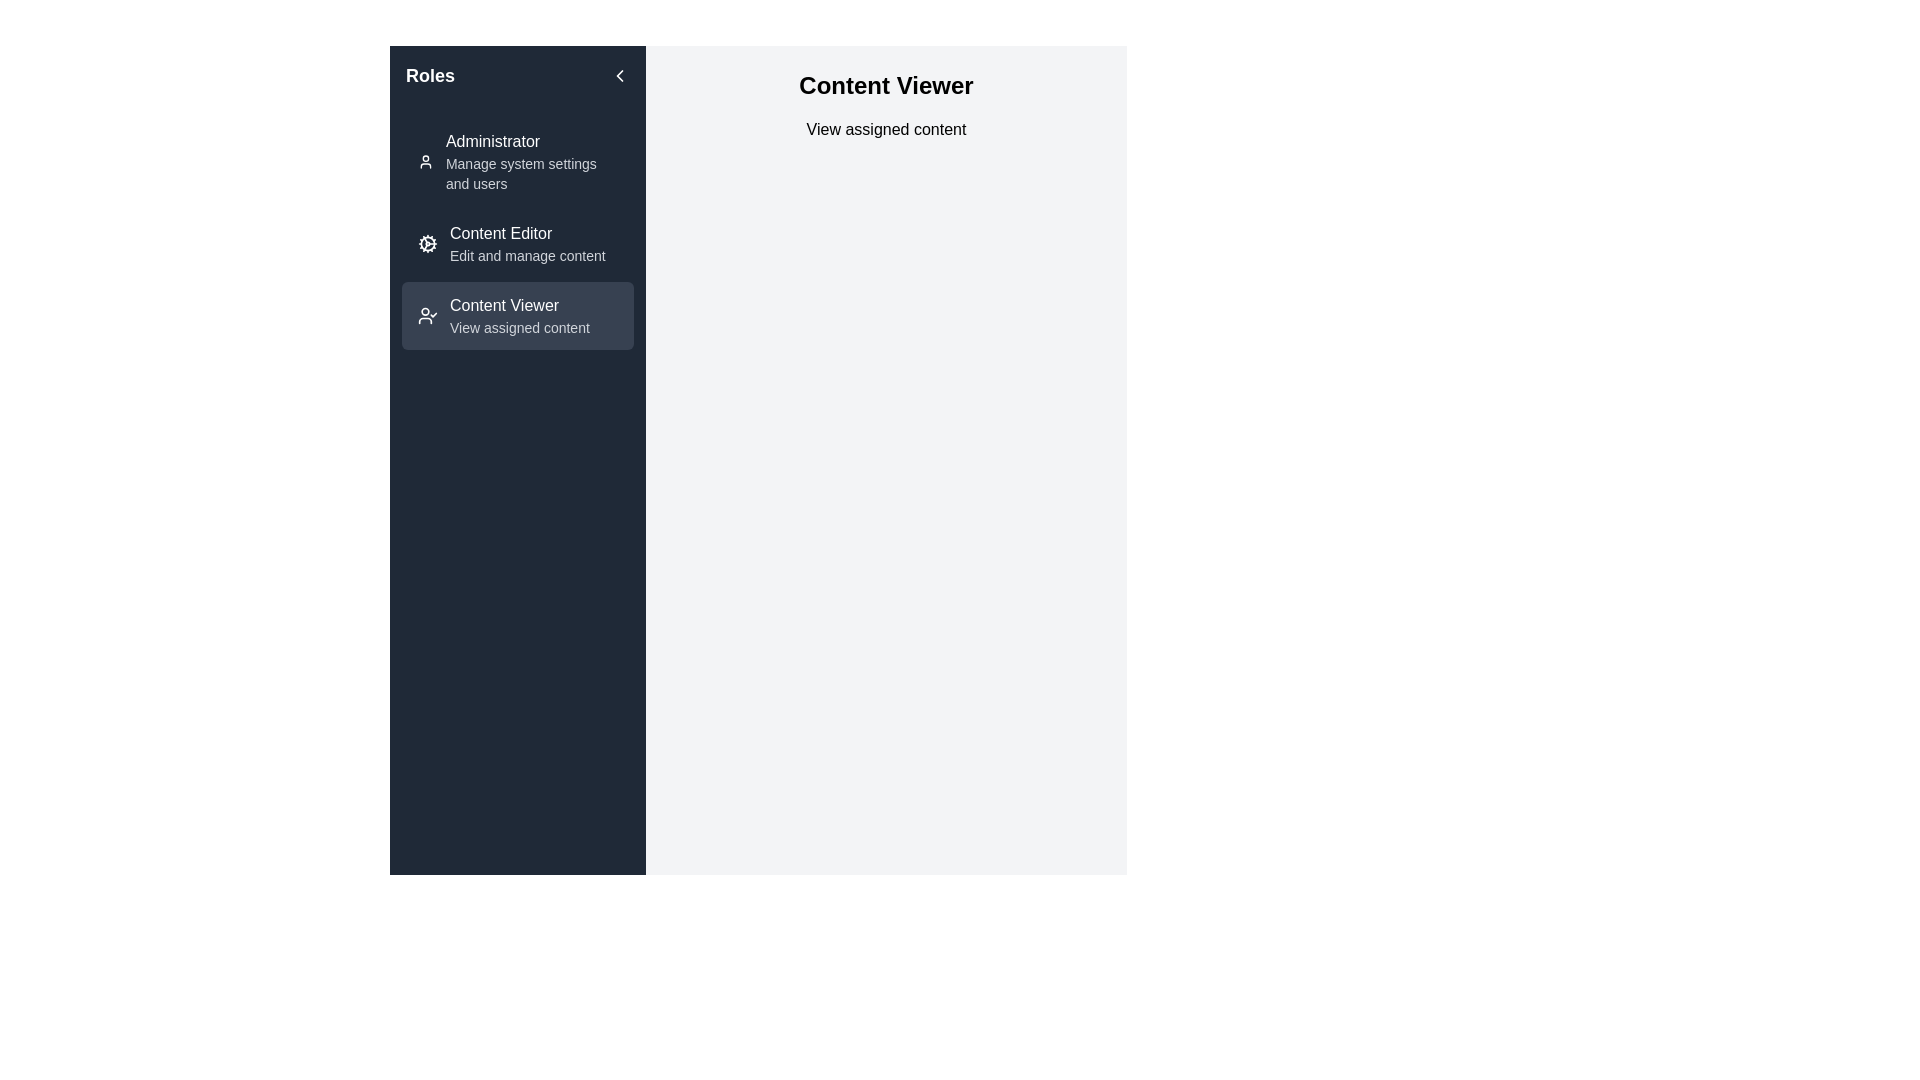  Describe the element at coordinates (532, 141) in the screenshot. I see `'Administrator' text label displayed in medium-weight font located at the top of the left sidebar under the 'Roles' section` at that location.